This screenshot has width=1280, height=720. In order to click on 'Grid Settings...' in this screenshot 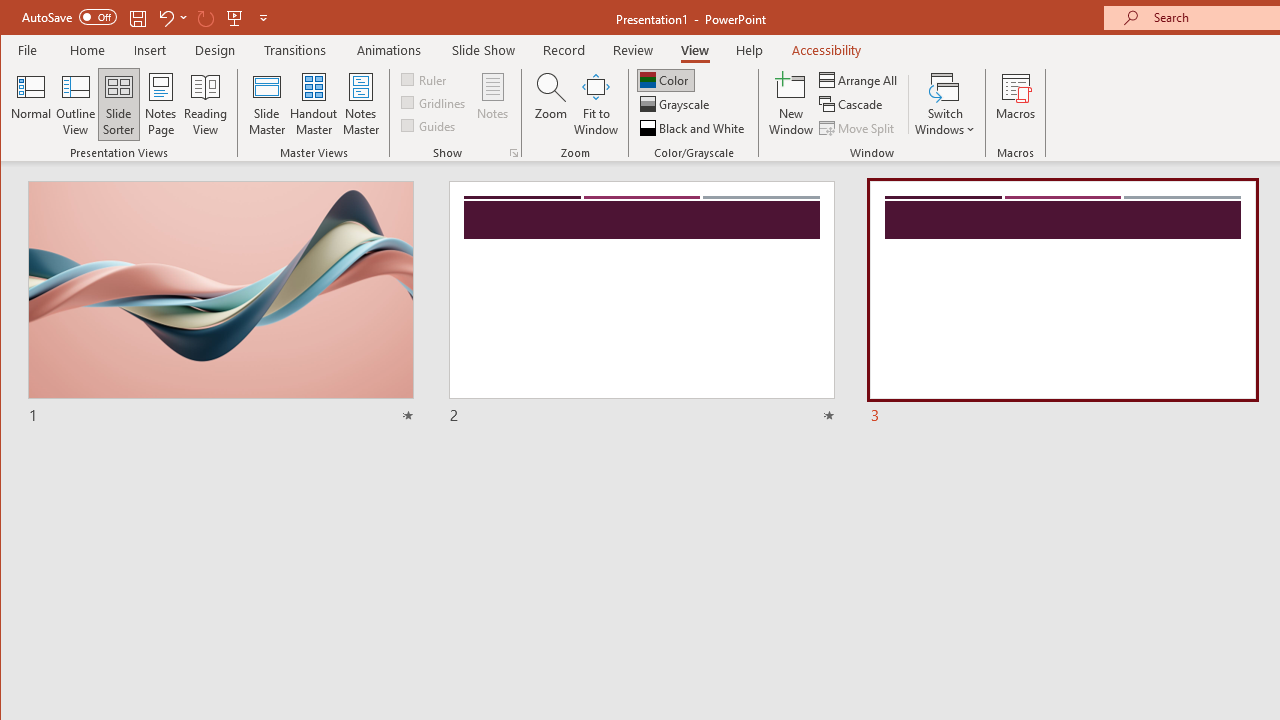, I will do `click(513, 152)`.